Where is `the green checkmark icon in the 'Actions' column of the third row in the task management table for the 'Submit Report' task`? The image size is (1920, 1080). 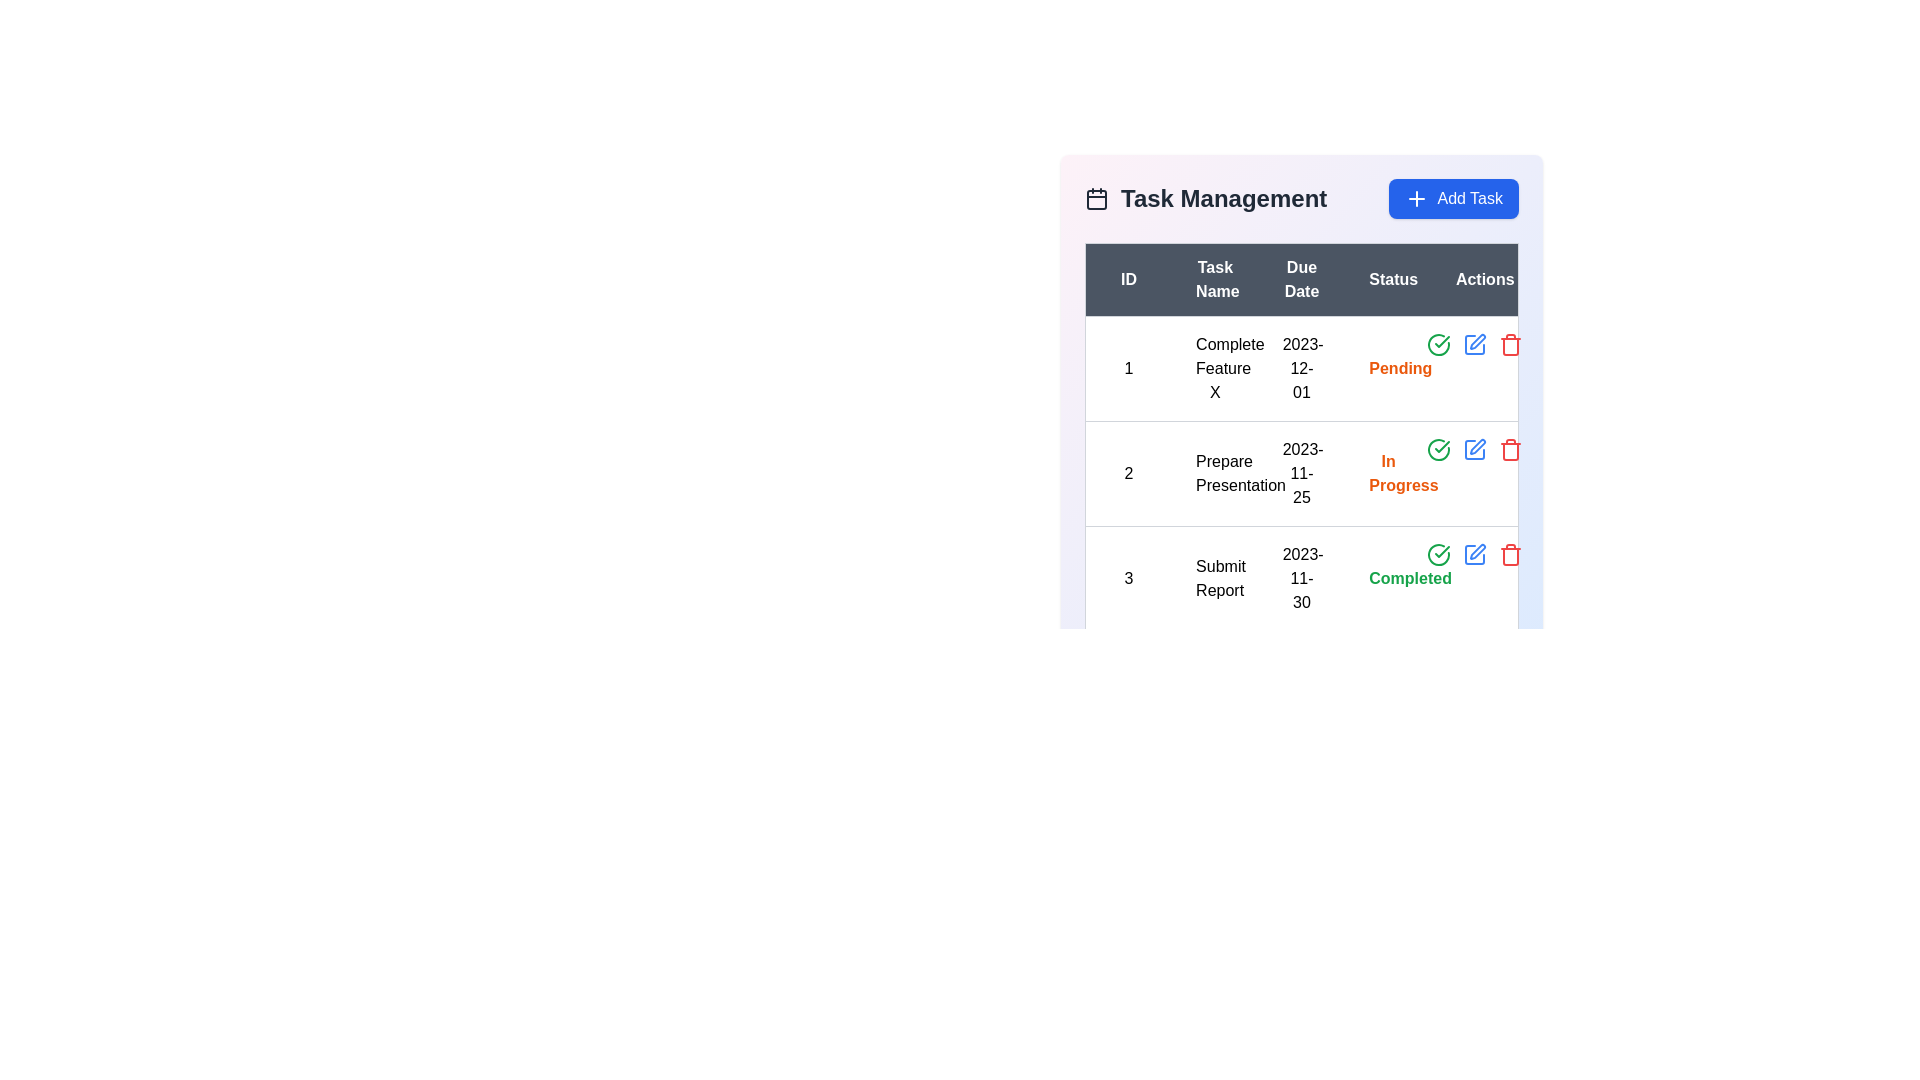
the green checkmark icon in the 'Actions' column of the third row in the task management table for the 'Submit Report' task is located at coordinates (1442, 446).